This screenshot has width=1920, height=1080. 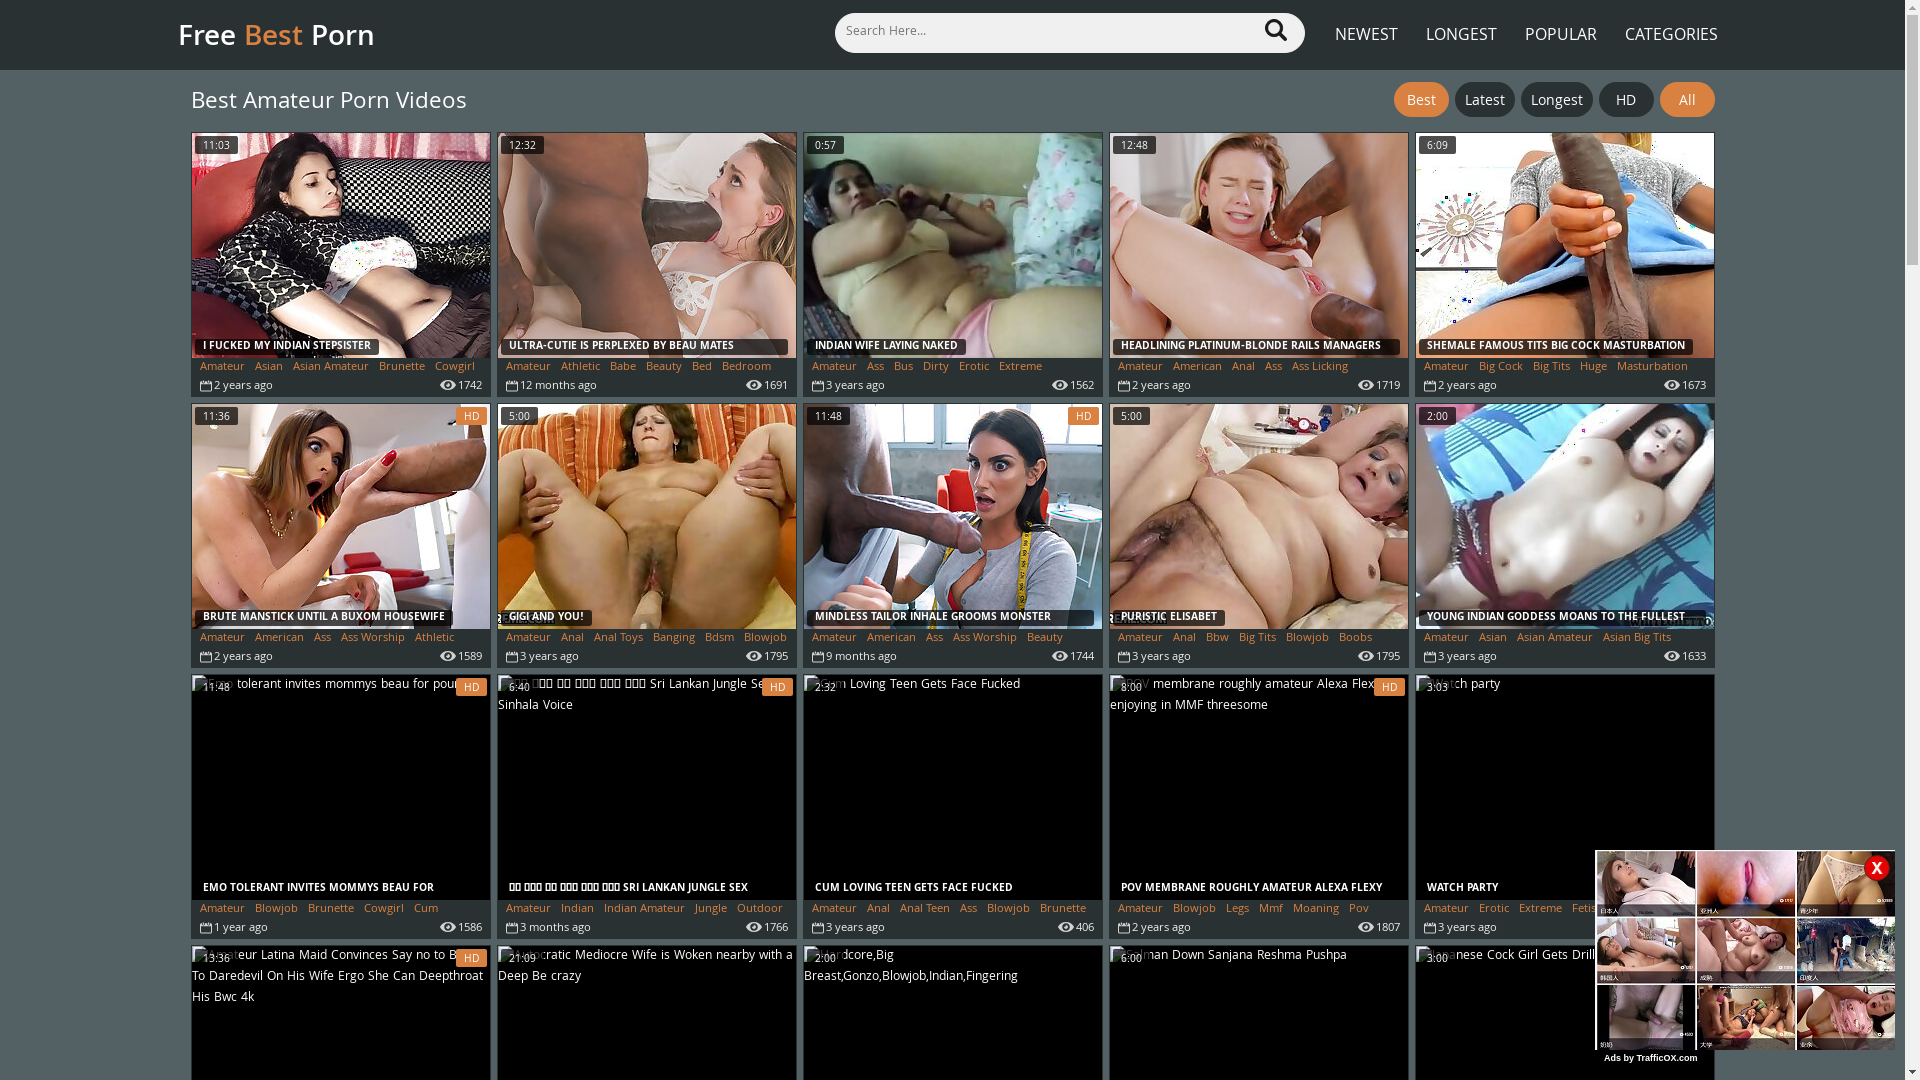 I want to click on 'Extreme', so click(x=1538, y=909).